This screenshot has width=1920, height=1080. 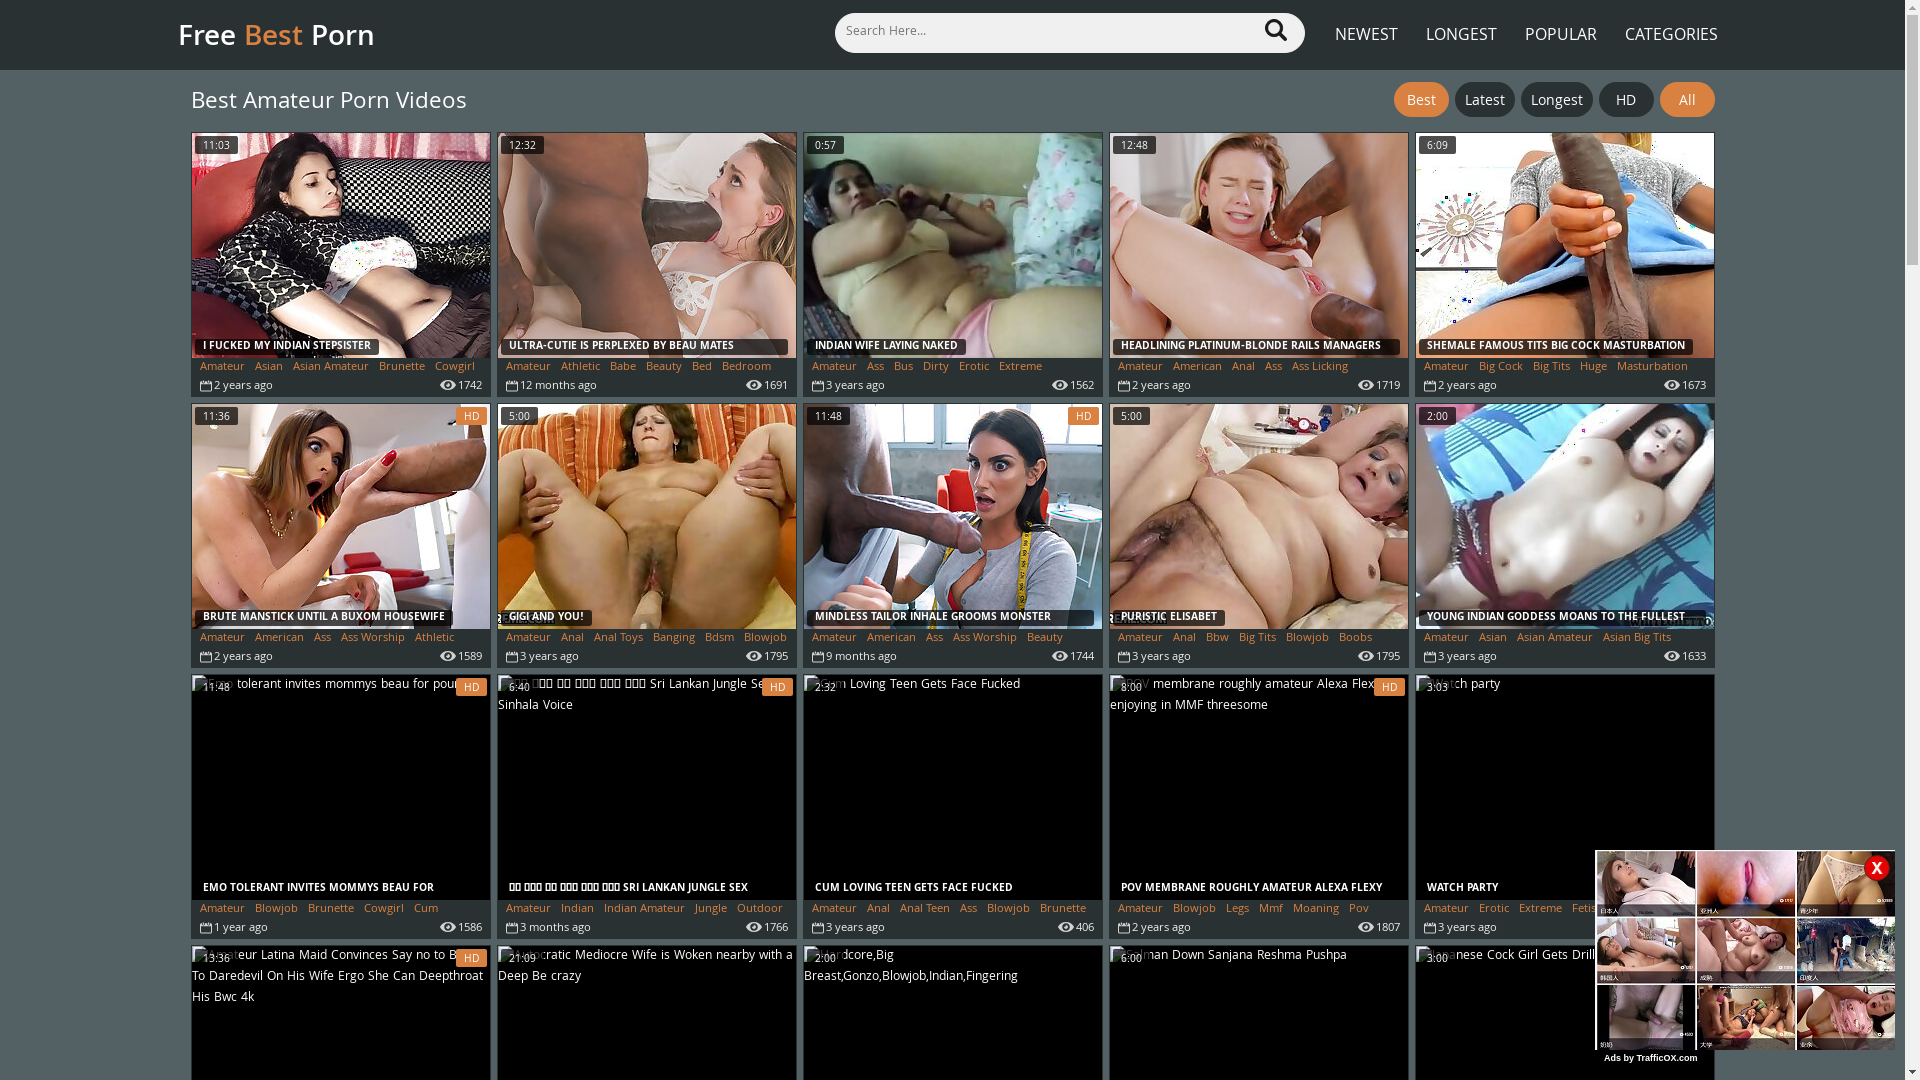 I want to click on 'Extreme', so click(x=1538, y=909).